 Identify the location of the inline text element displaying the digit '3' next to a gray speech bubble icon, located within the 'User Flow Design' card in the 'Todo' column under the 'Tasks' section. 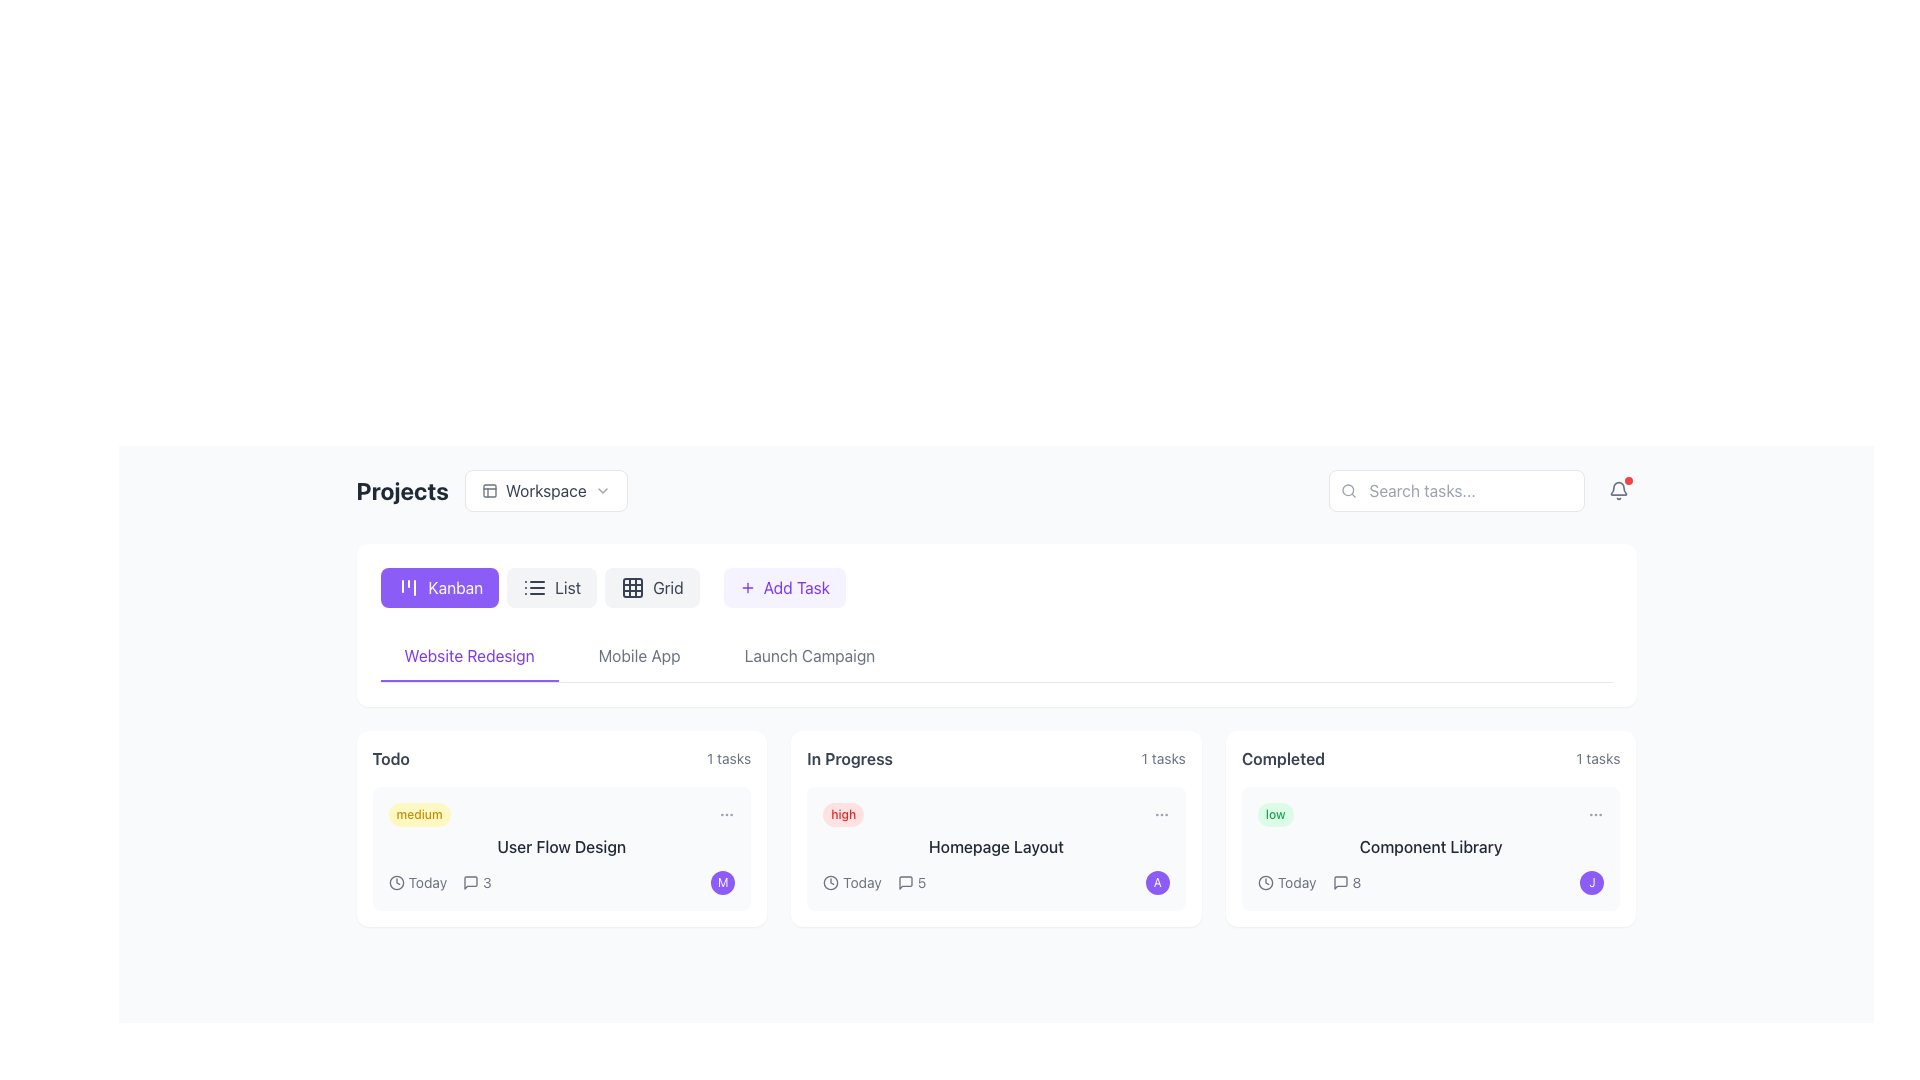
(476, 882).